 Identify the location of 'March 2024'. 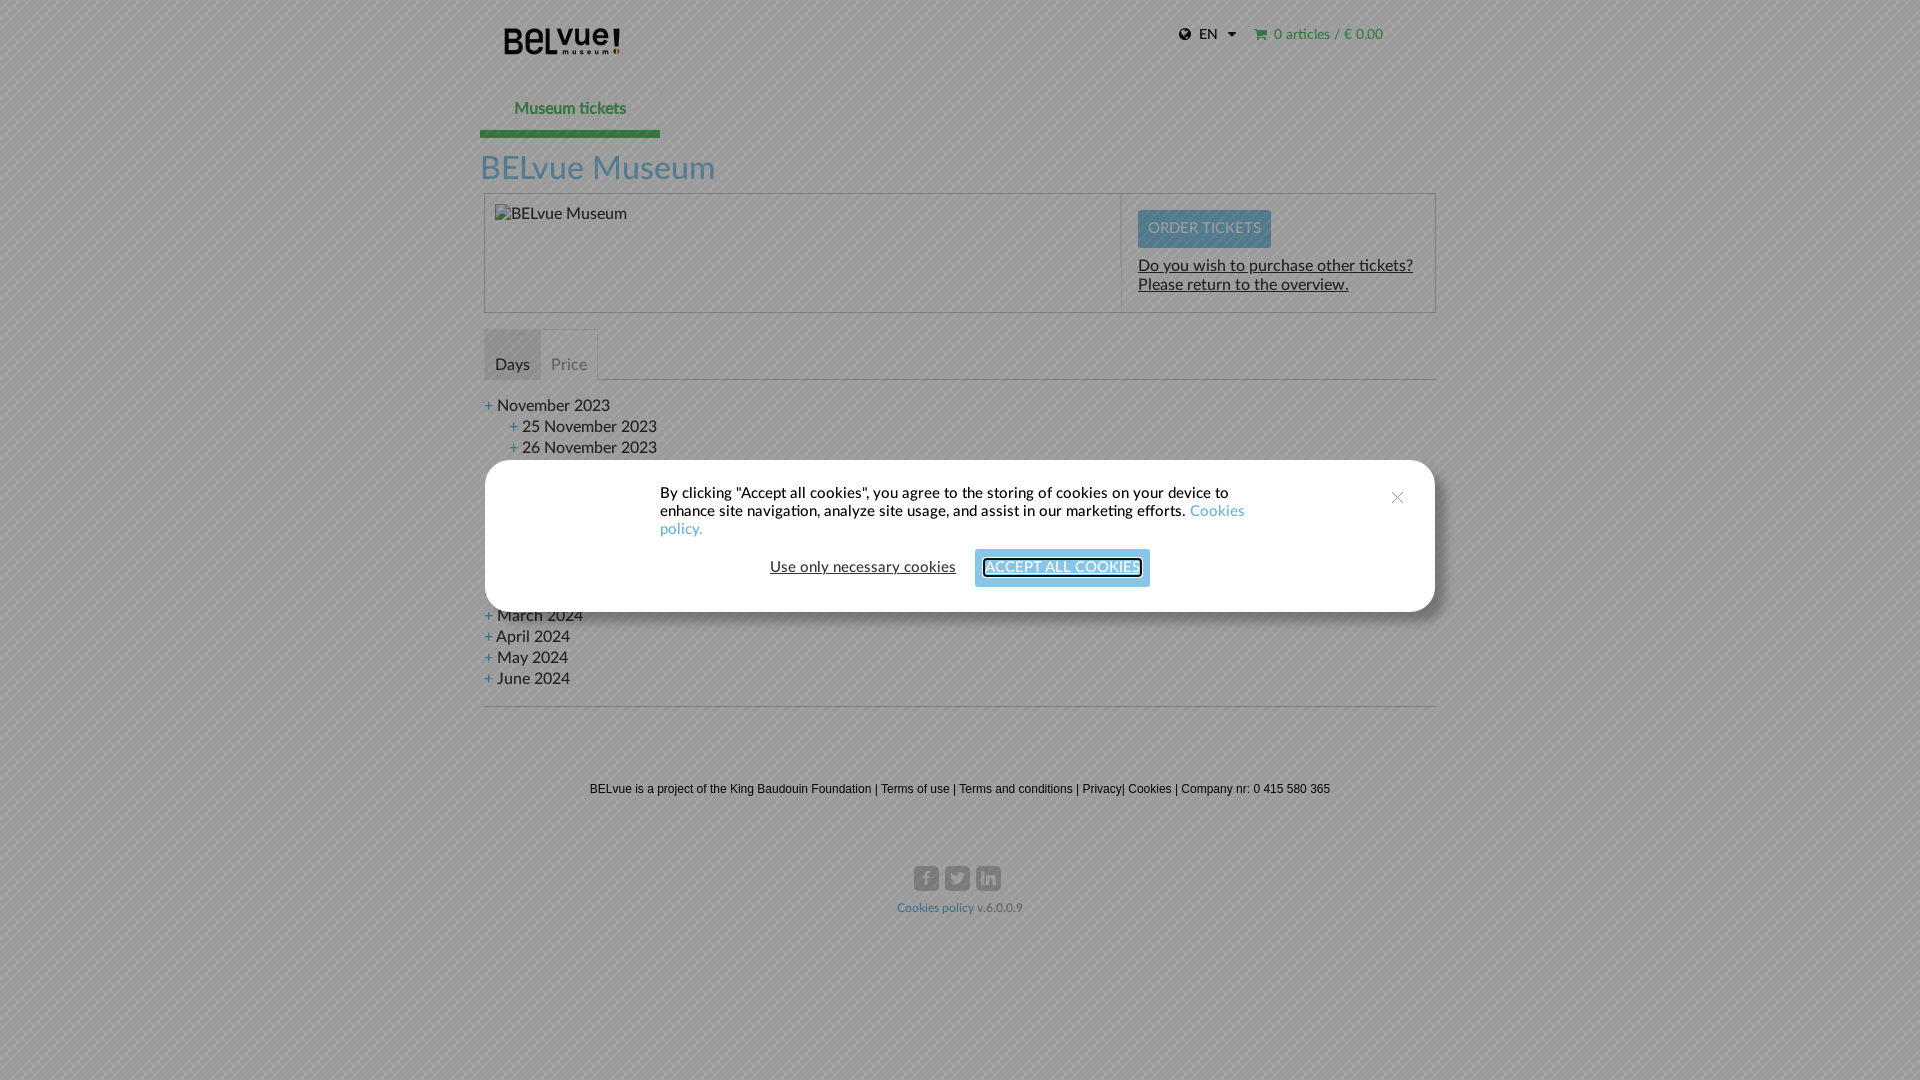
(539, 615).